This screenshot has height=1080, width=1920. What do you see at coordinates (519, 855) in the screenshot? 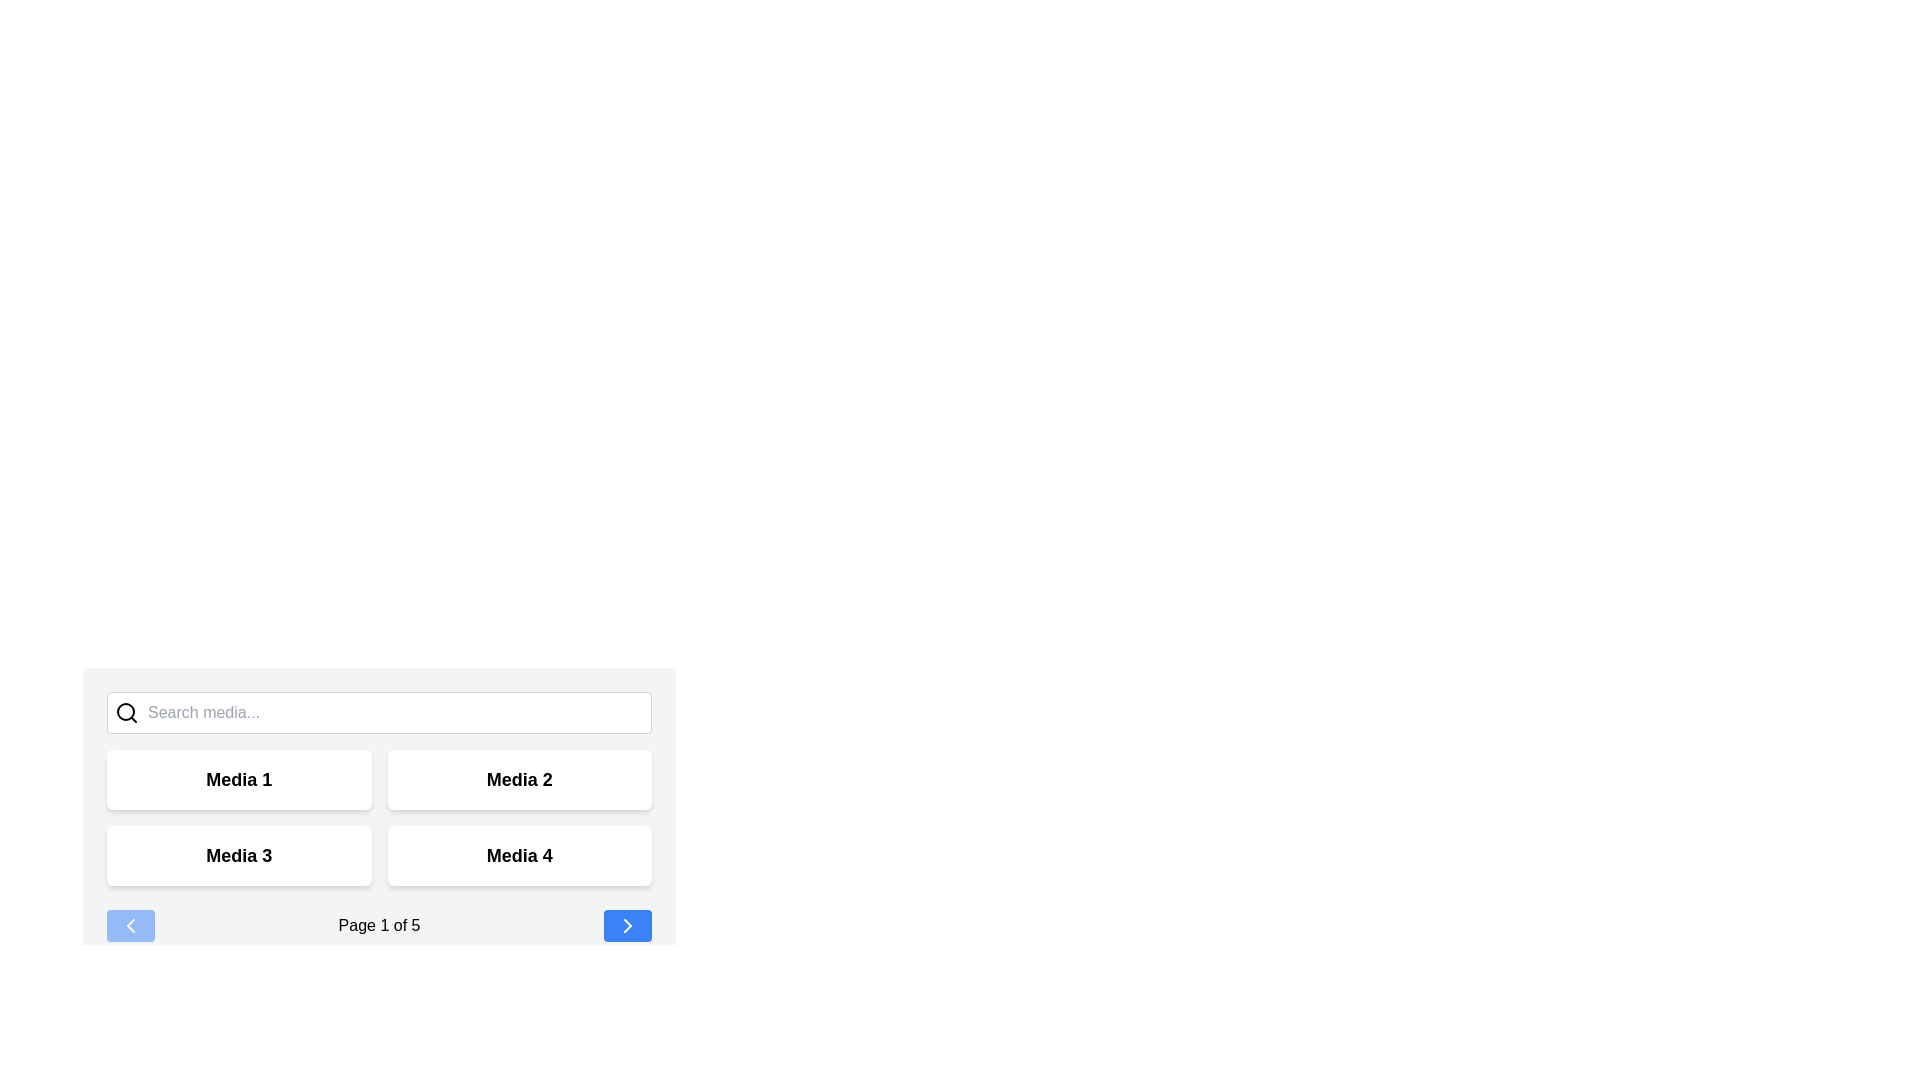
I see `text from the Text label displaying 'Media 4', located at the bottom-right corner of the grid layout under 'Media 3'` at bounding box center [519, 855].